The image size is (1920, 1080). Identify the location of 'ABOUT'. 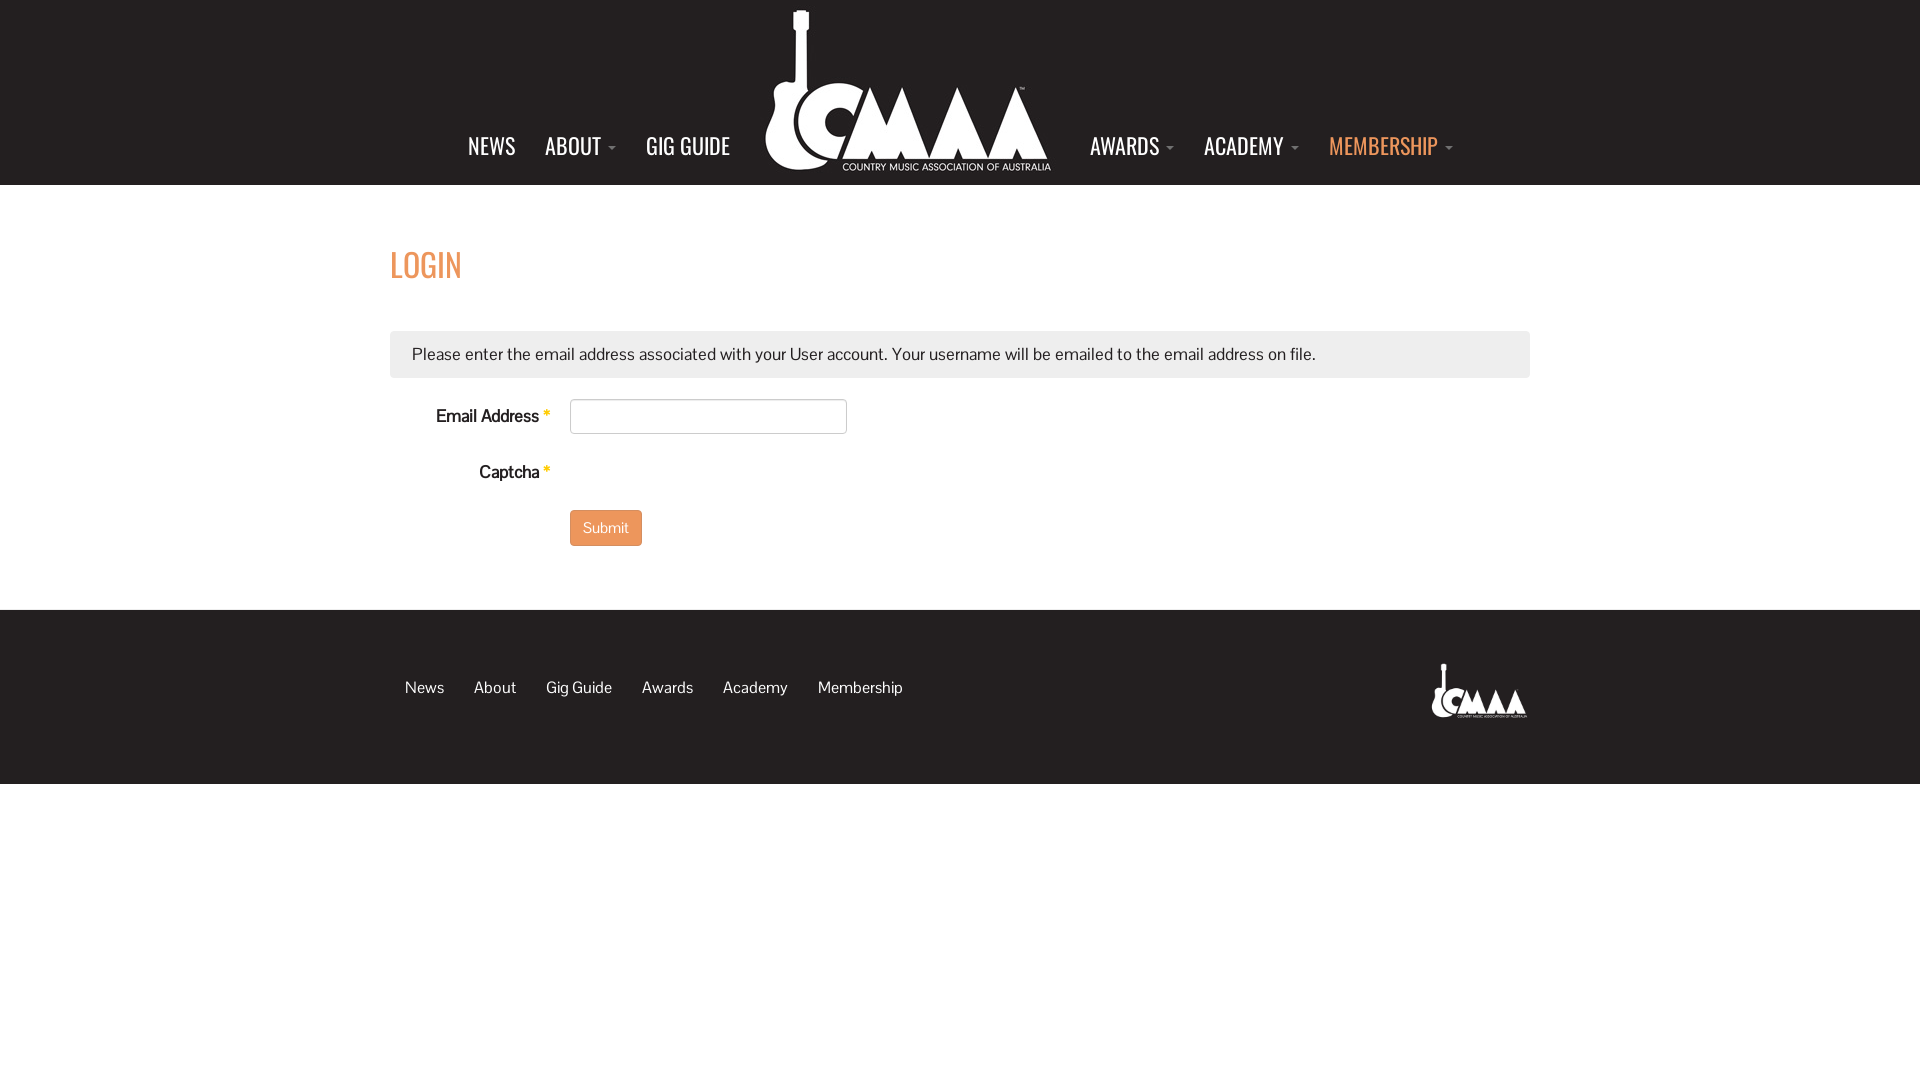
(579, 144).